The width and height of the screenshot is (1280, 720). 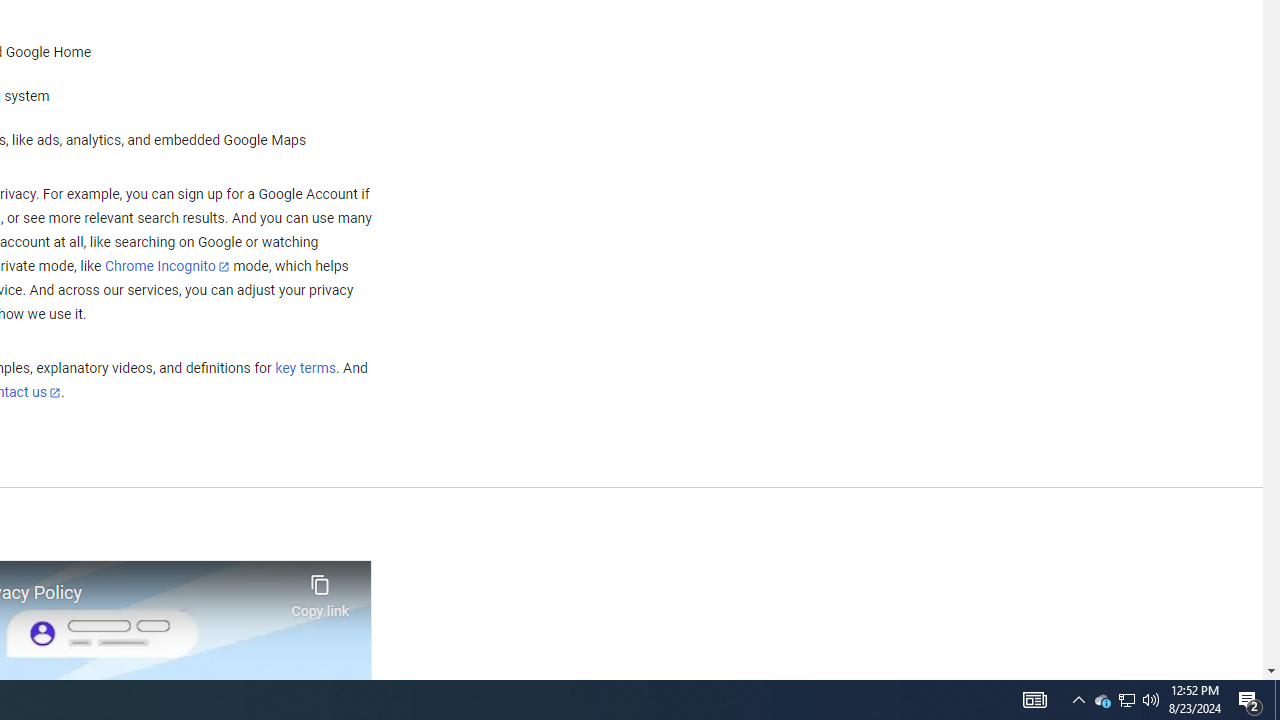 What do you see at coordinates (304, 368) in the screenshot?
I see `'key terms'` at bounding box center [304, 368].